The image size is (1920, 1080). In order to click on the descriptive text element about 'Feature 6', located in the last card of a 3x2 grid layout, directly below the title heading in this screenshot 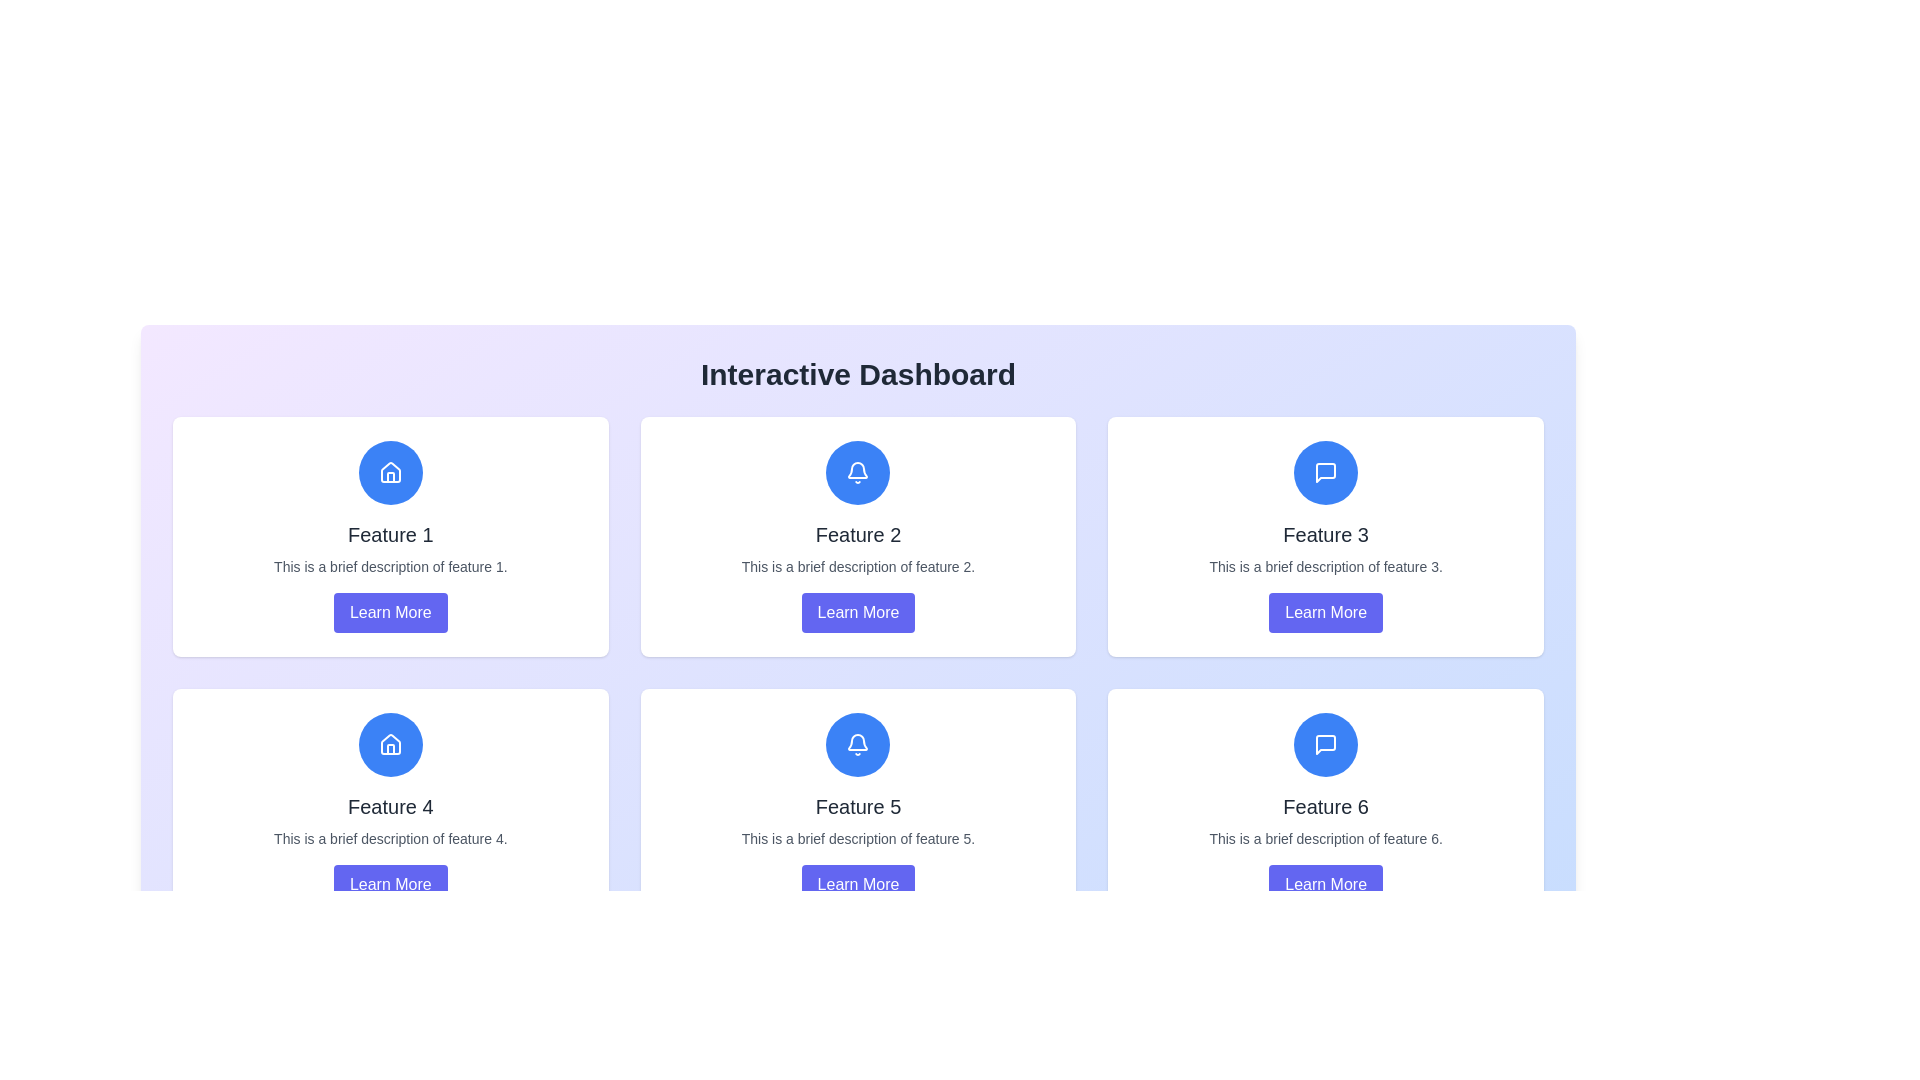, I will do `click(1326, 839)`.